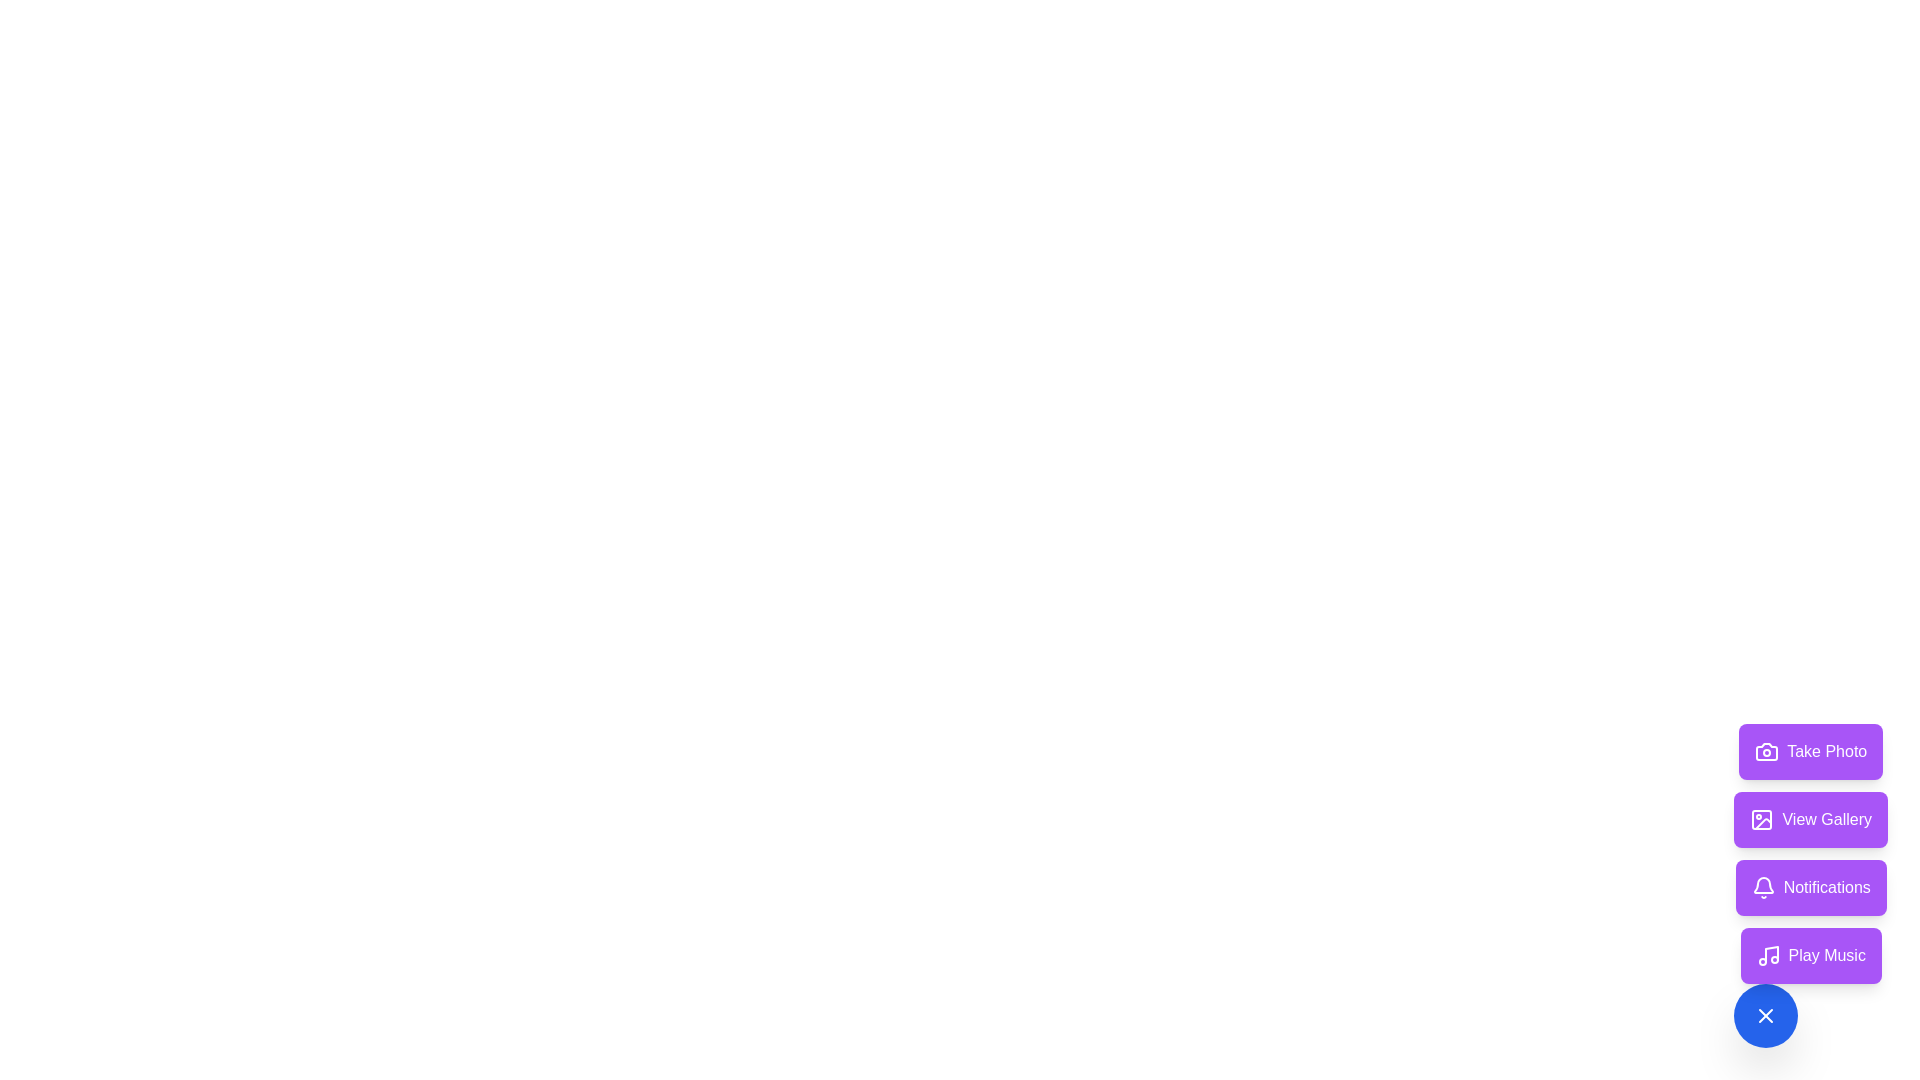 The height and width of the screenshot is (1080, 1920). I want to click on the purple rectangular button labeled 'Take Photo' to change its color, so click(1811, 752).